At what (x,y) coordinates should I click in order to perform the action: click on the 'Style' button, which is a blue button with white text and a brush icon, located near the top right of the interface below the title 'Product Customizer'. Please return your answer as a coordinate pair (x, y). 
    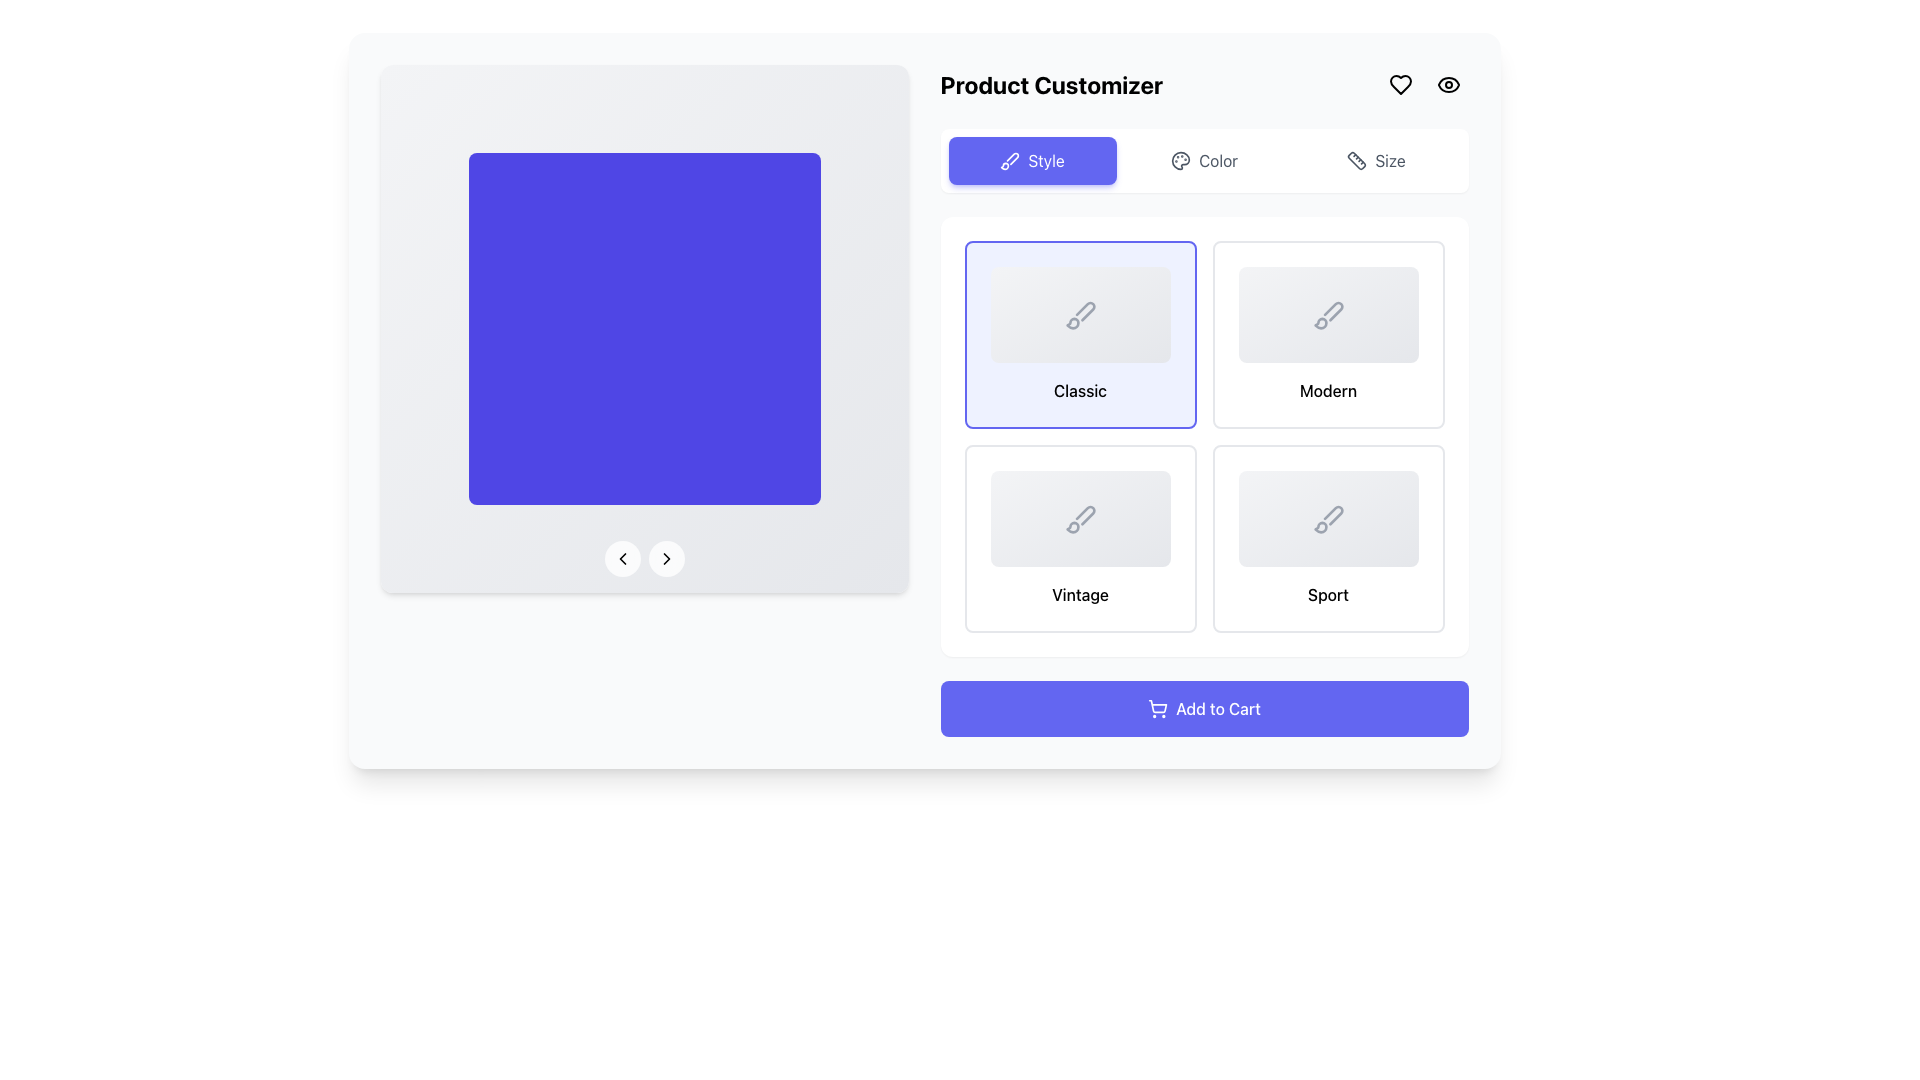
    Looking at the image, I should click on (1032, 160).